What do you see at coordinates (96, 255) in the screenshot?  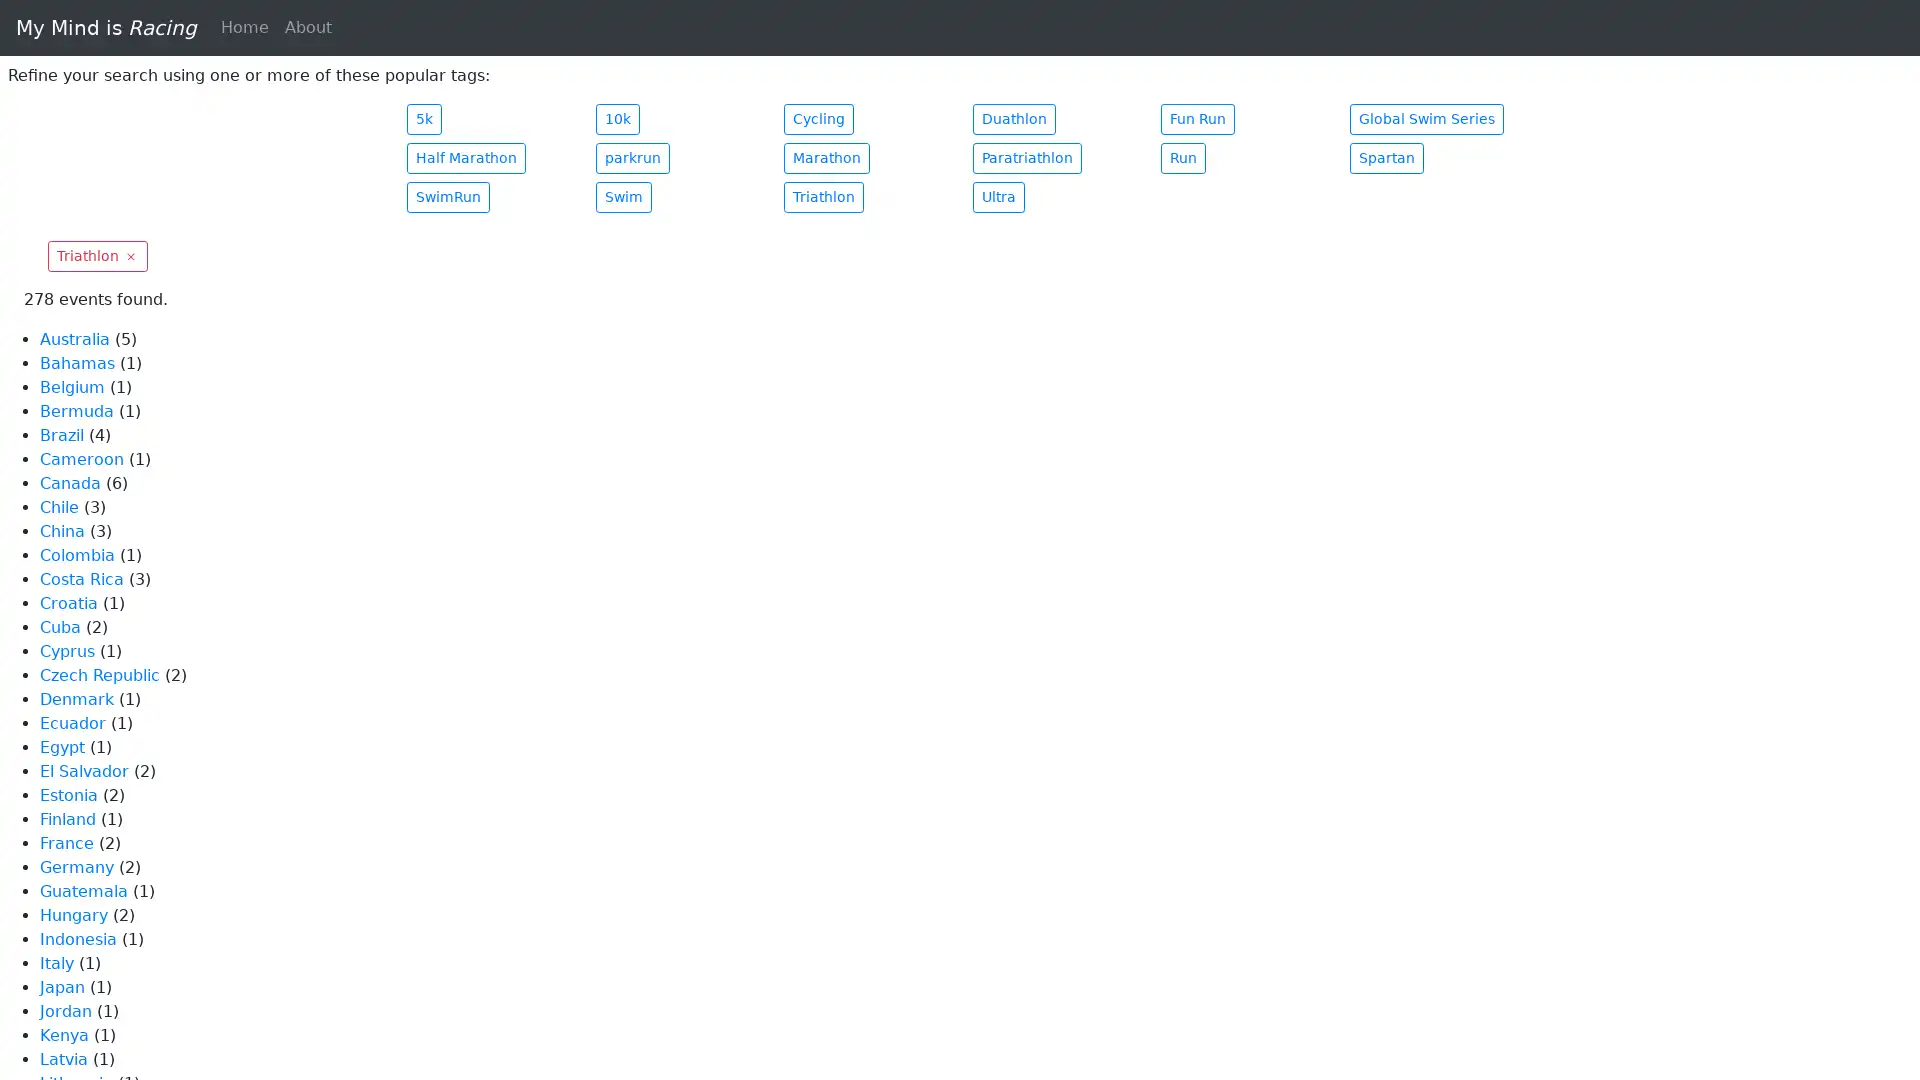 I see `Triathlon` at bounding box center [96, 255].